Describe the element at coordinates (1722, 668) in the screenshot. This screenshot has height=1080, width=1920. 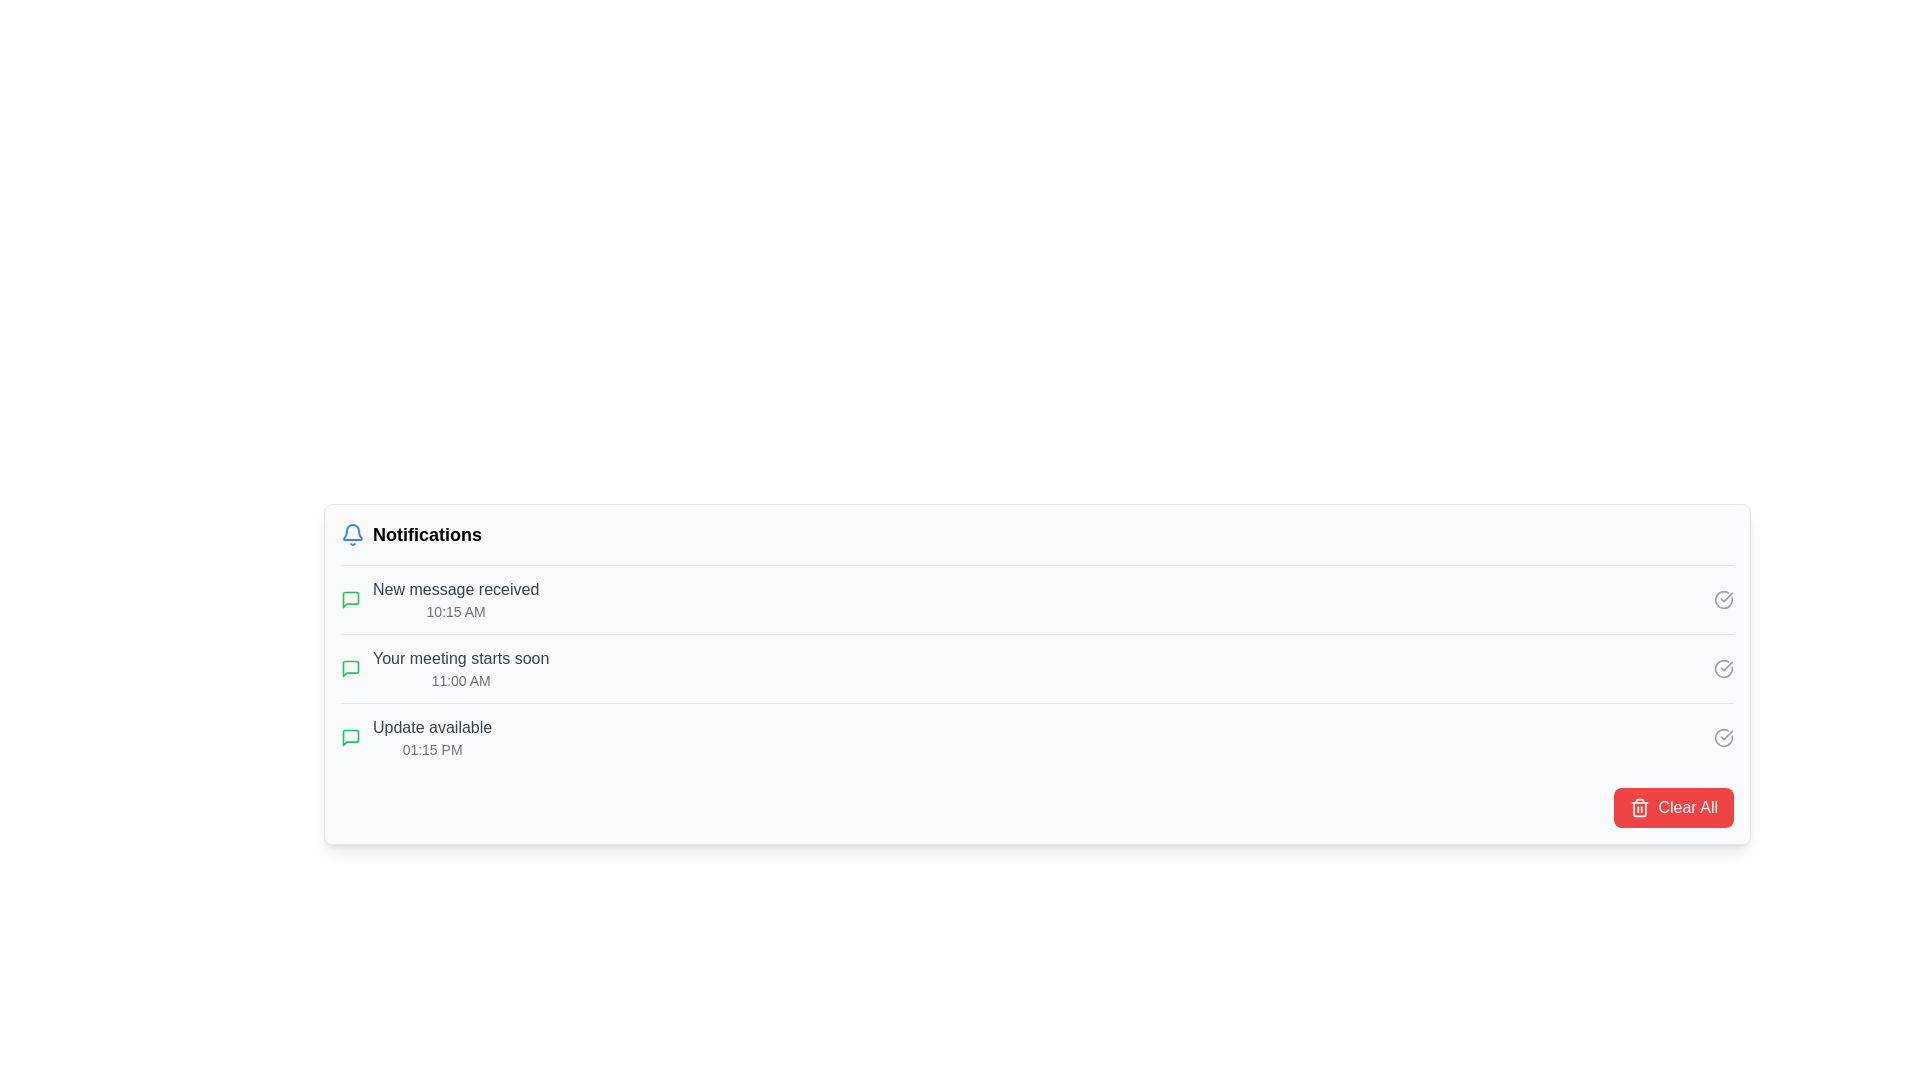
I see `the checkmark circle icon located on the far-right of the notification entry that reads 'Your meeting starts soon 11:00 AM' to change its color` at that location.